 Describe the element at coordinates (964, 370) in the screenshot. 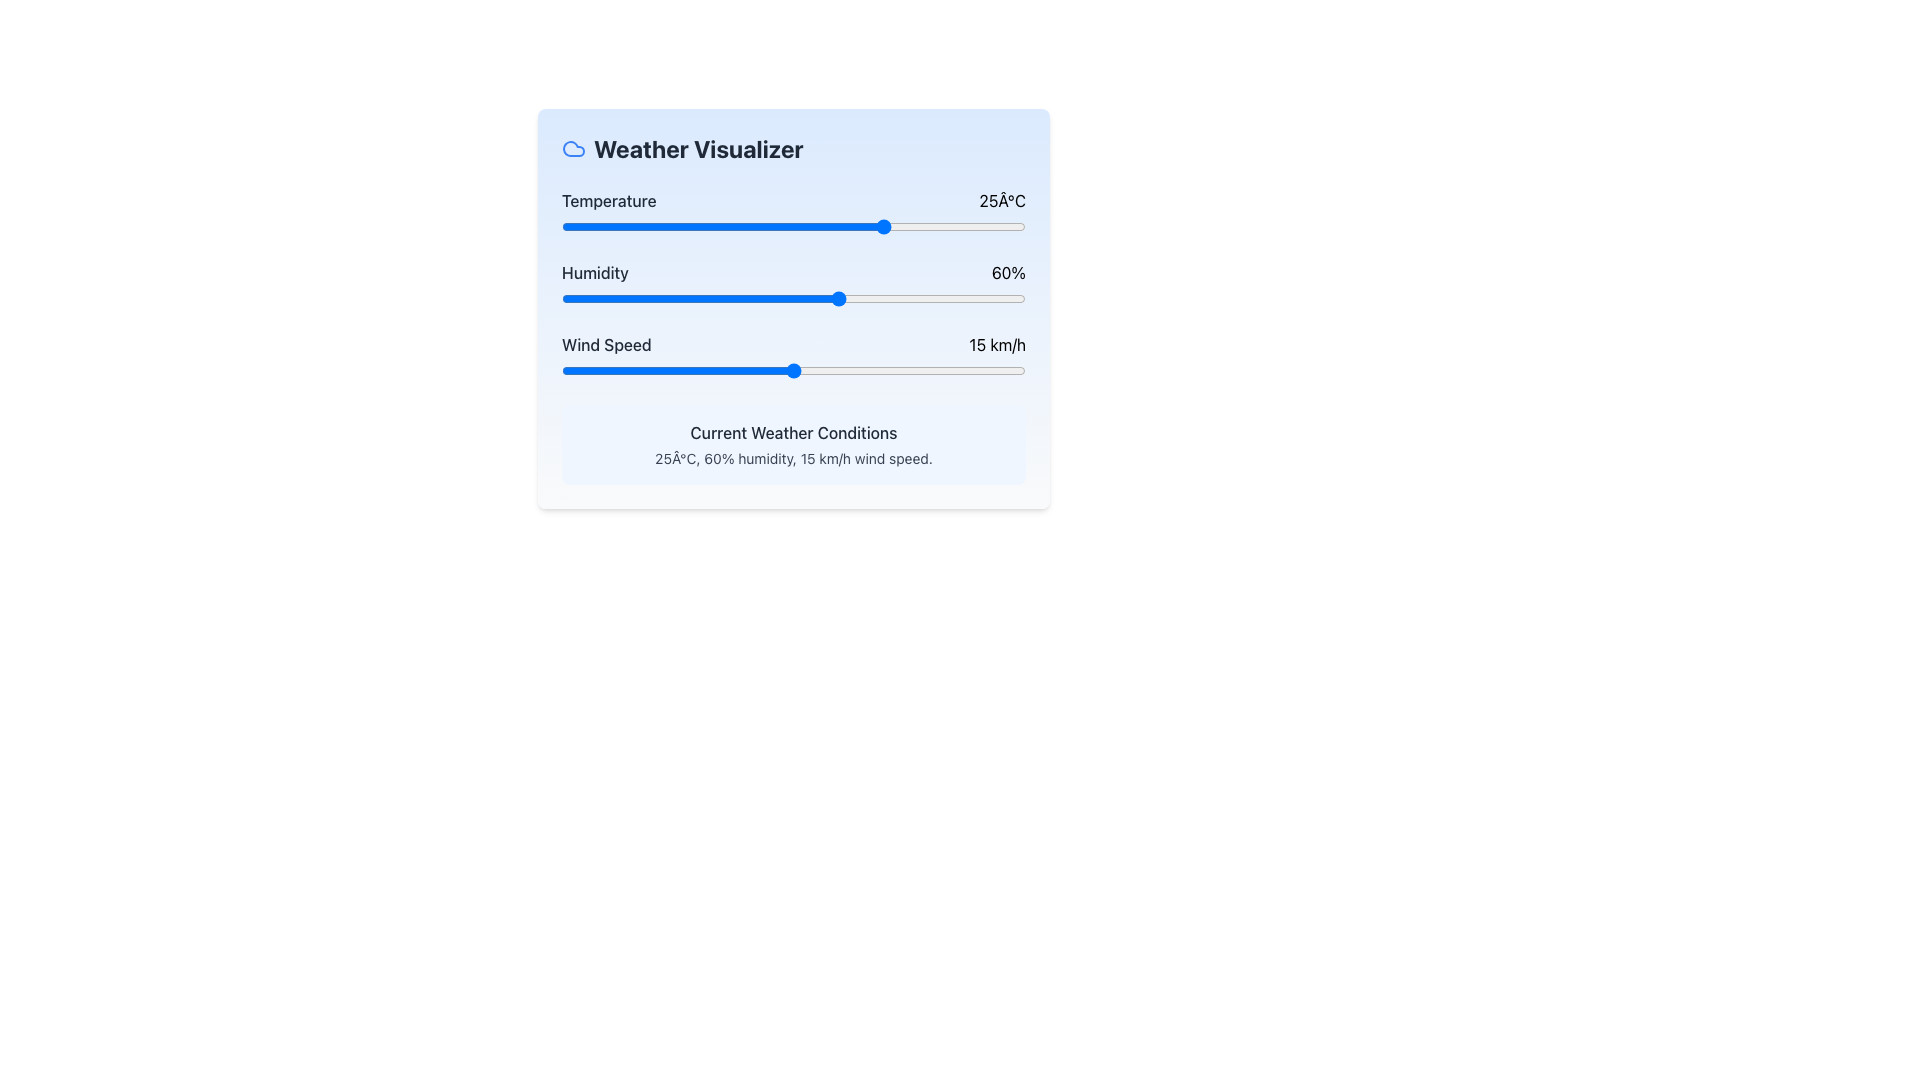

I see `wind speed` at that location.